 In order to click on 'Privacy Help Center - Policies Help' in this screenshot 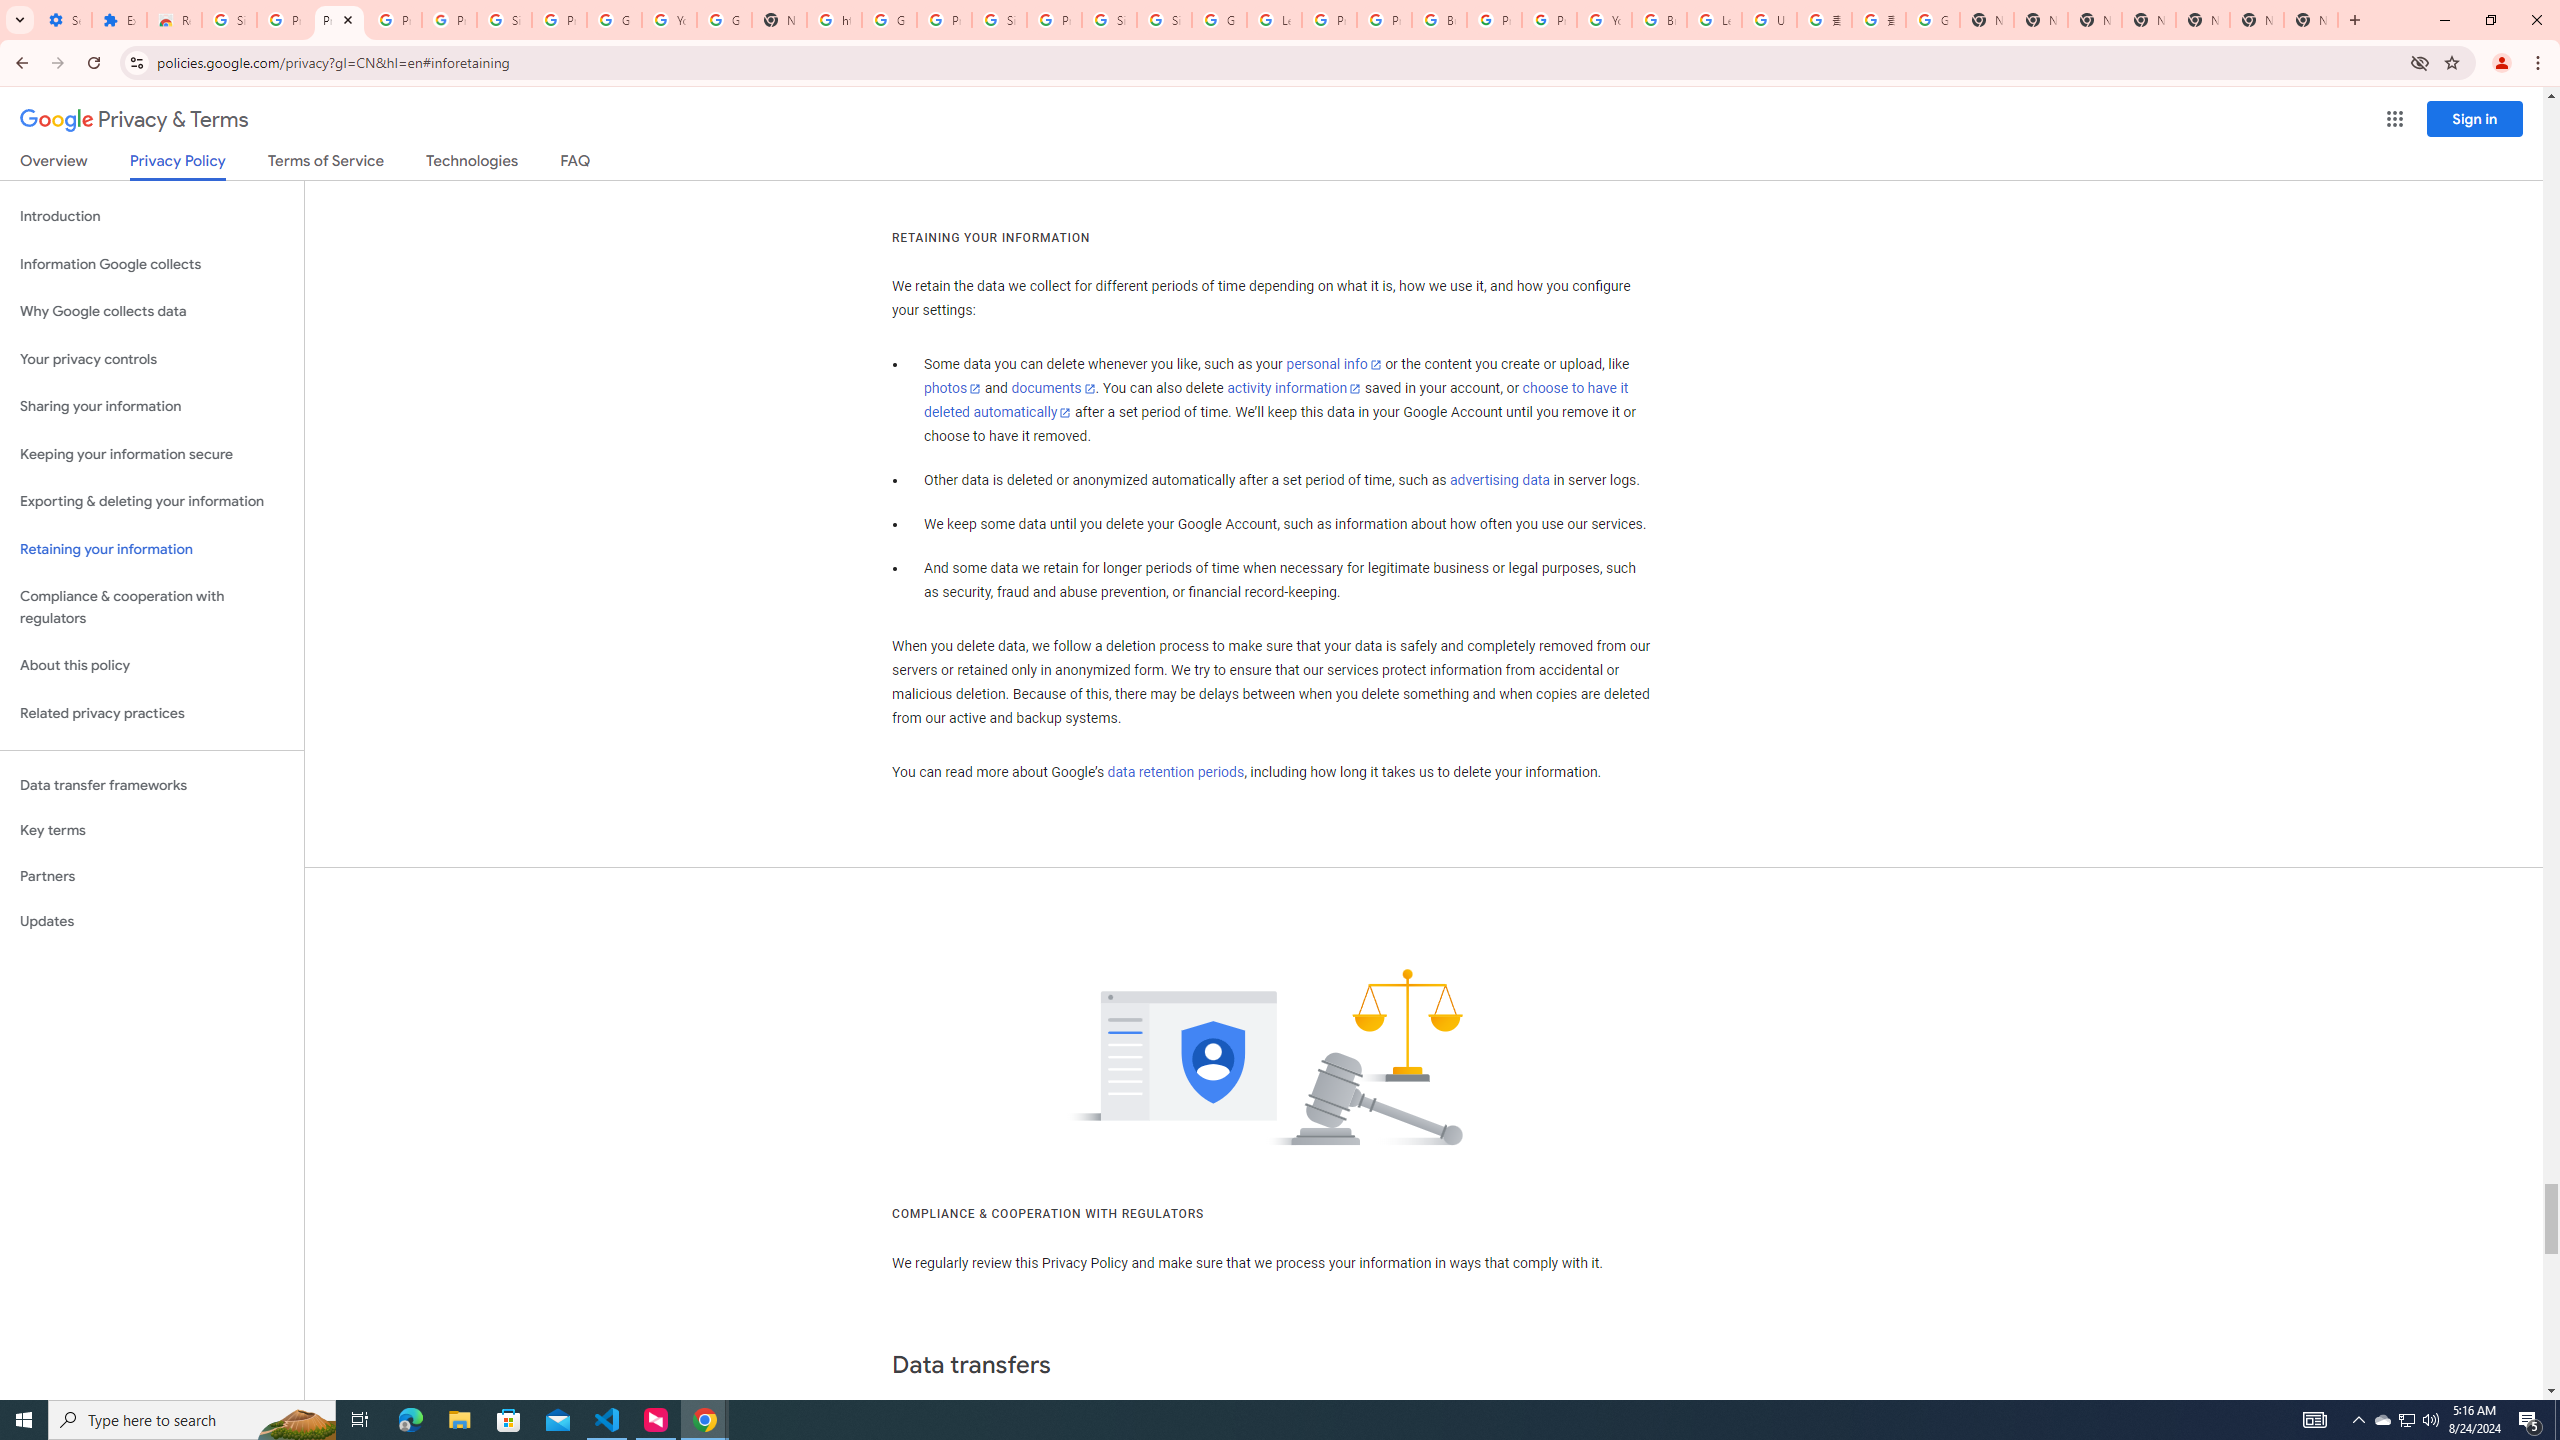, I will do `click(1328, 19)`.